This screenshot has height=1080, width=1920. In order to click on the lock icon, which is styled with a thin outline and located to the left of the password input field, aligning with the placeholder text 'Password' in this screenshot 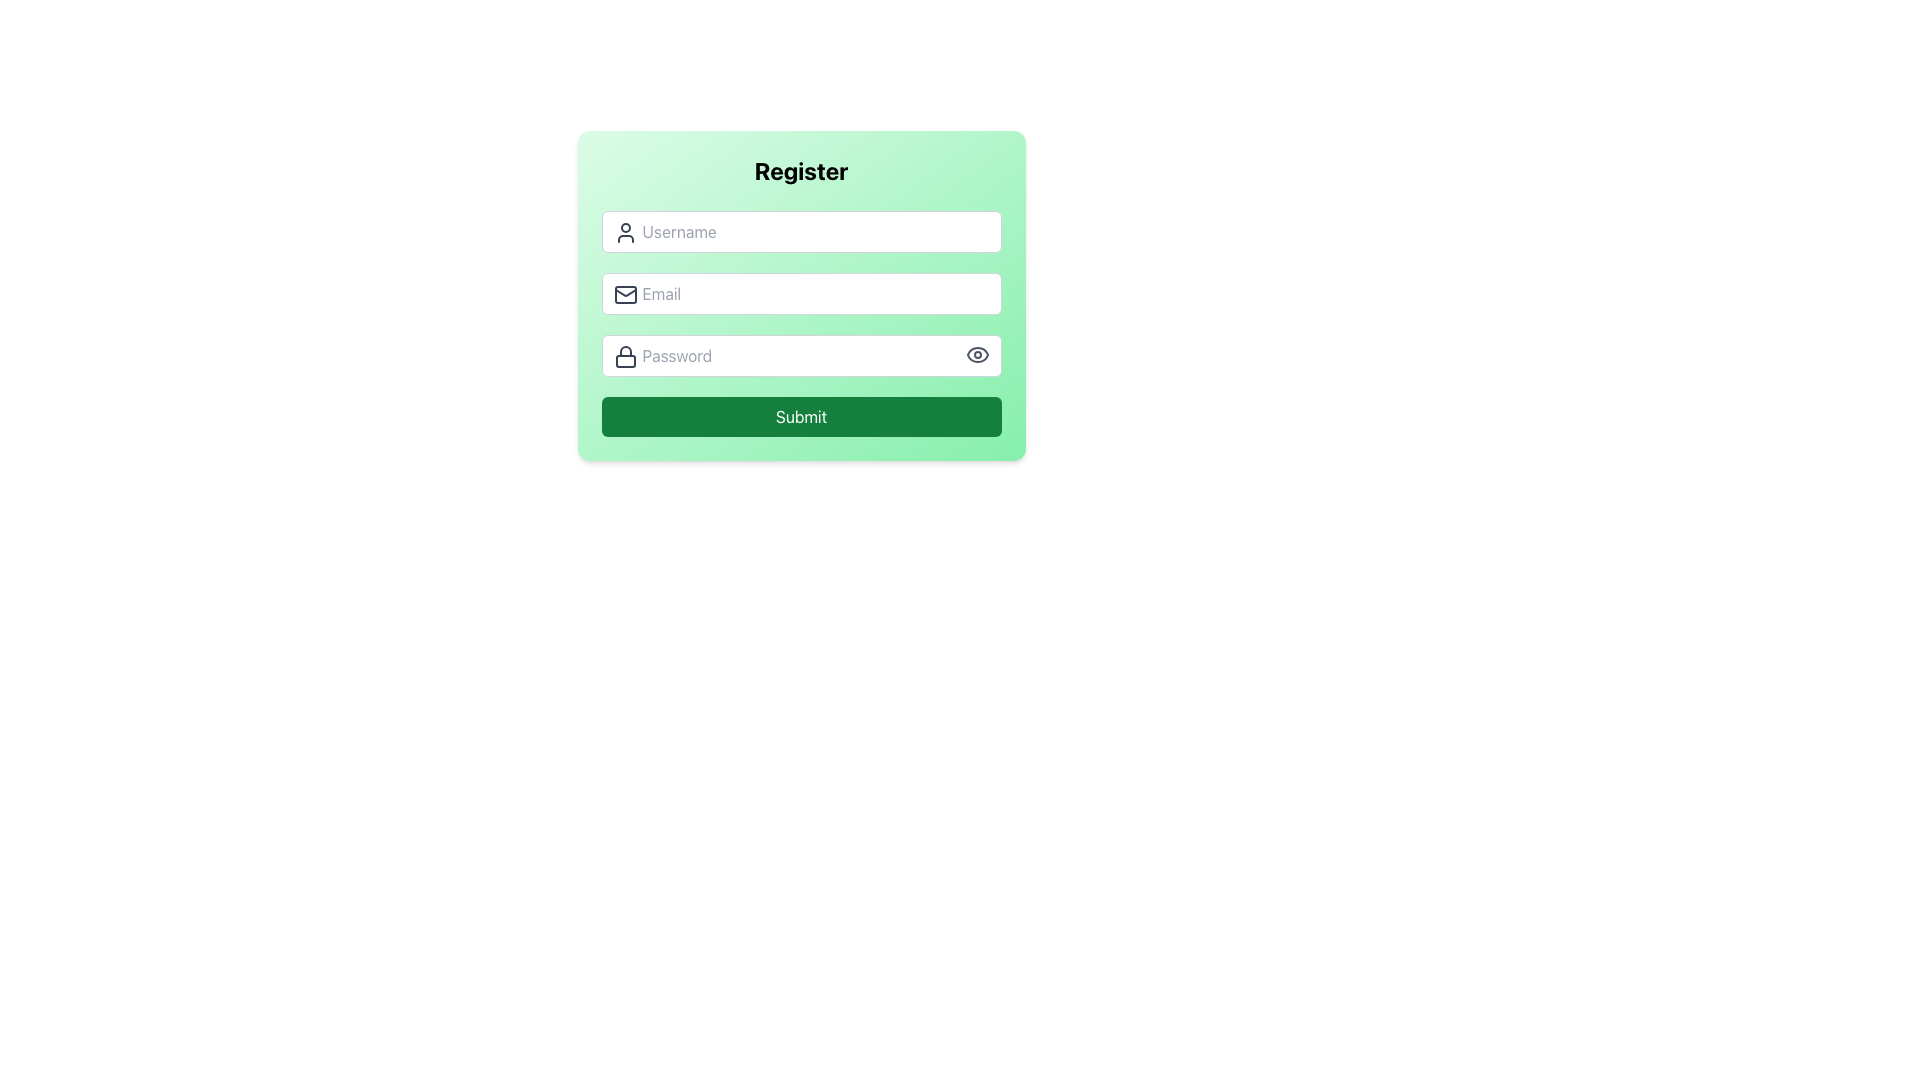, I will do `click(624, 356)`.